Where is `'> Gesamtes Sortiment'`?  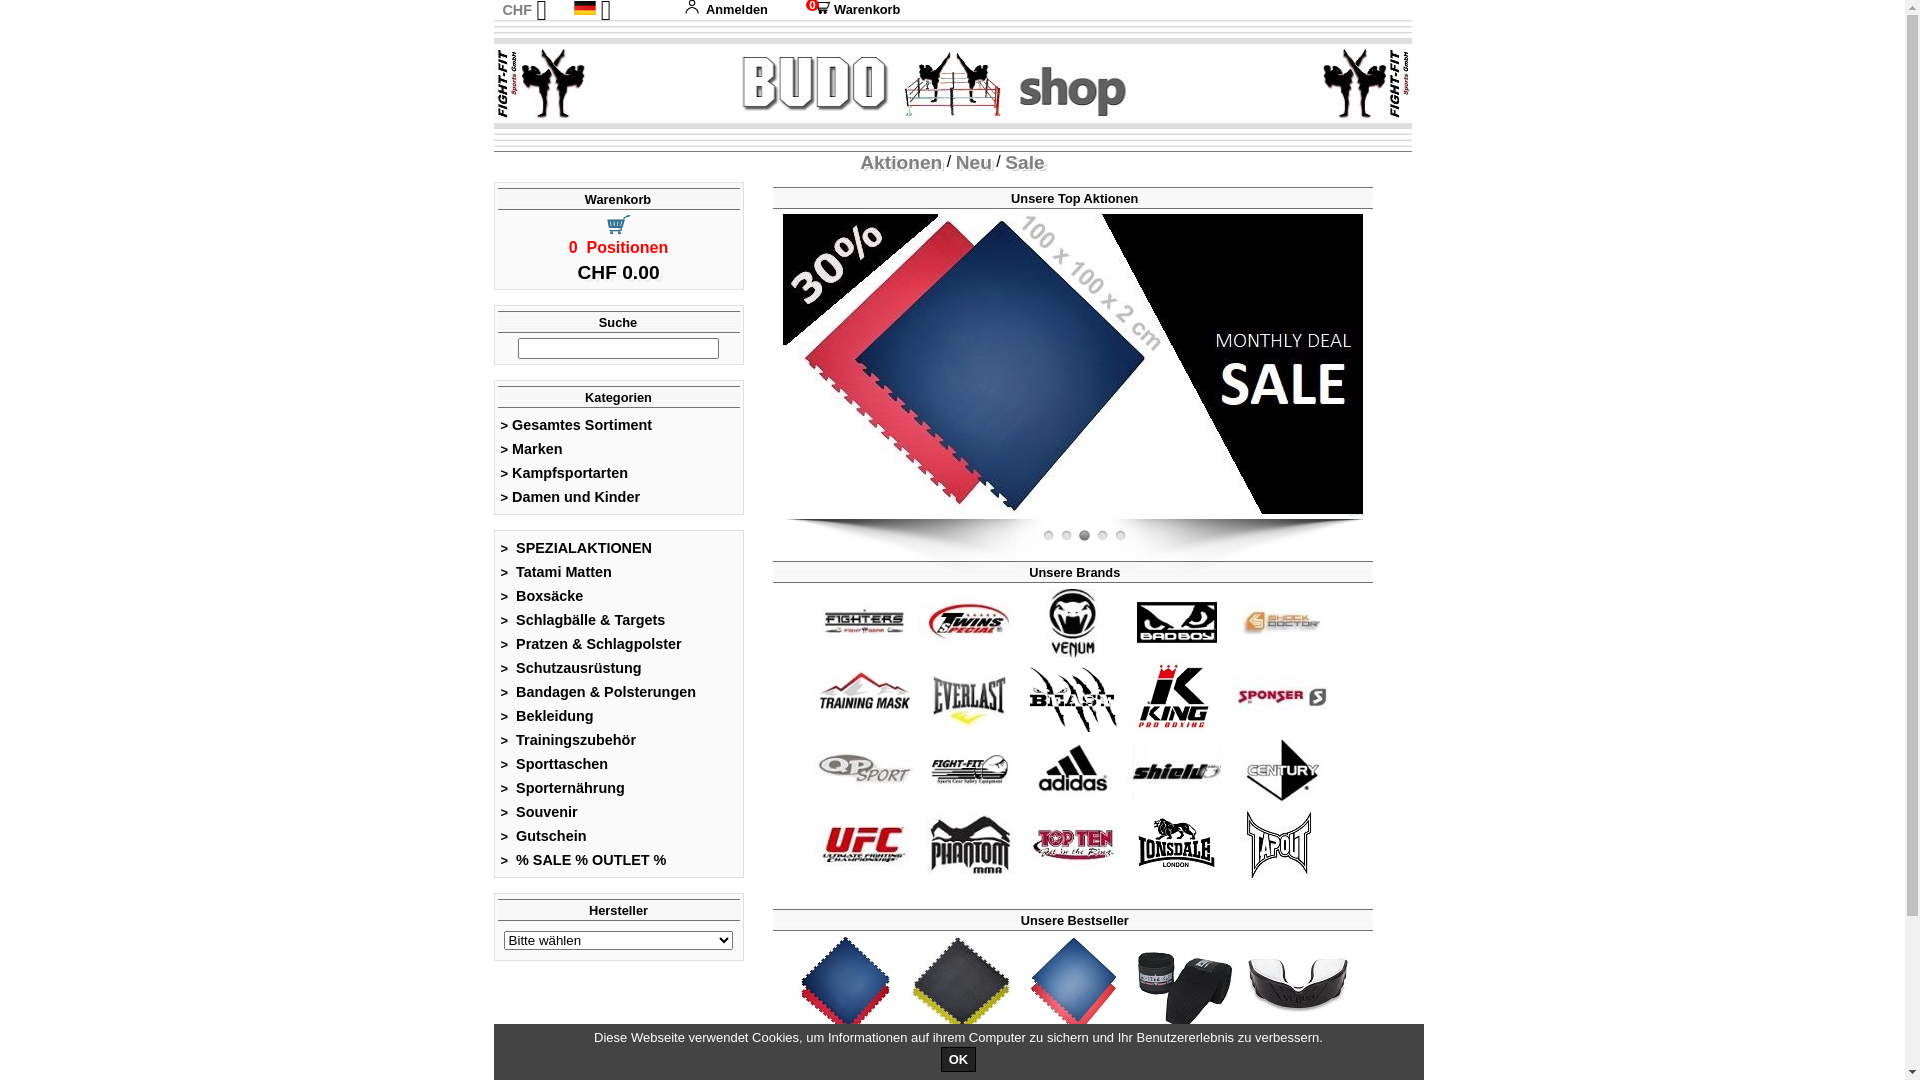 '> Gesamtes Sortiment' is located at coordinates (575, 423).